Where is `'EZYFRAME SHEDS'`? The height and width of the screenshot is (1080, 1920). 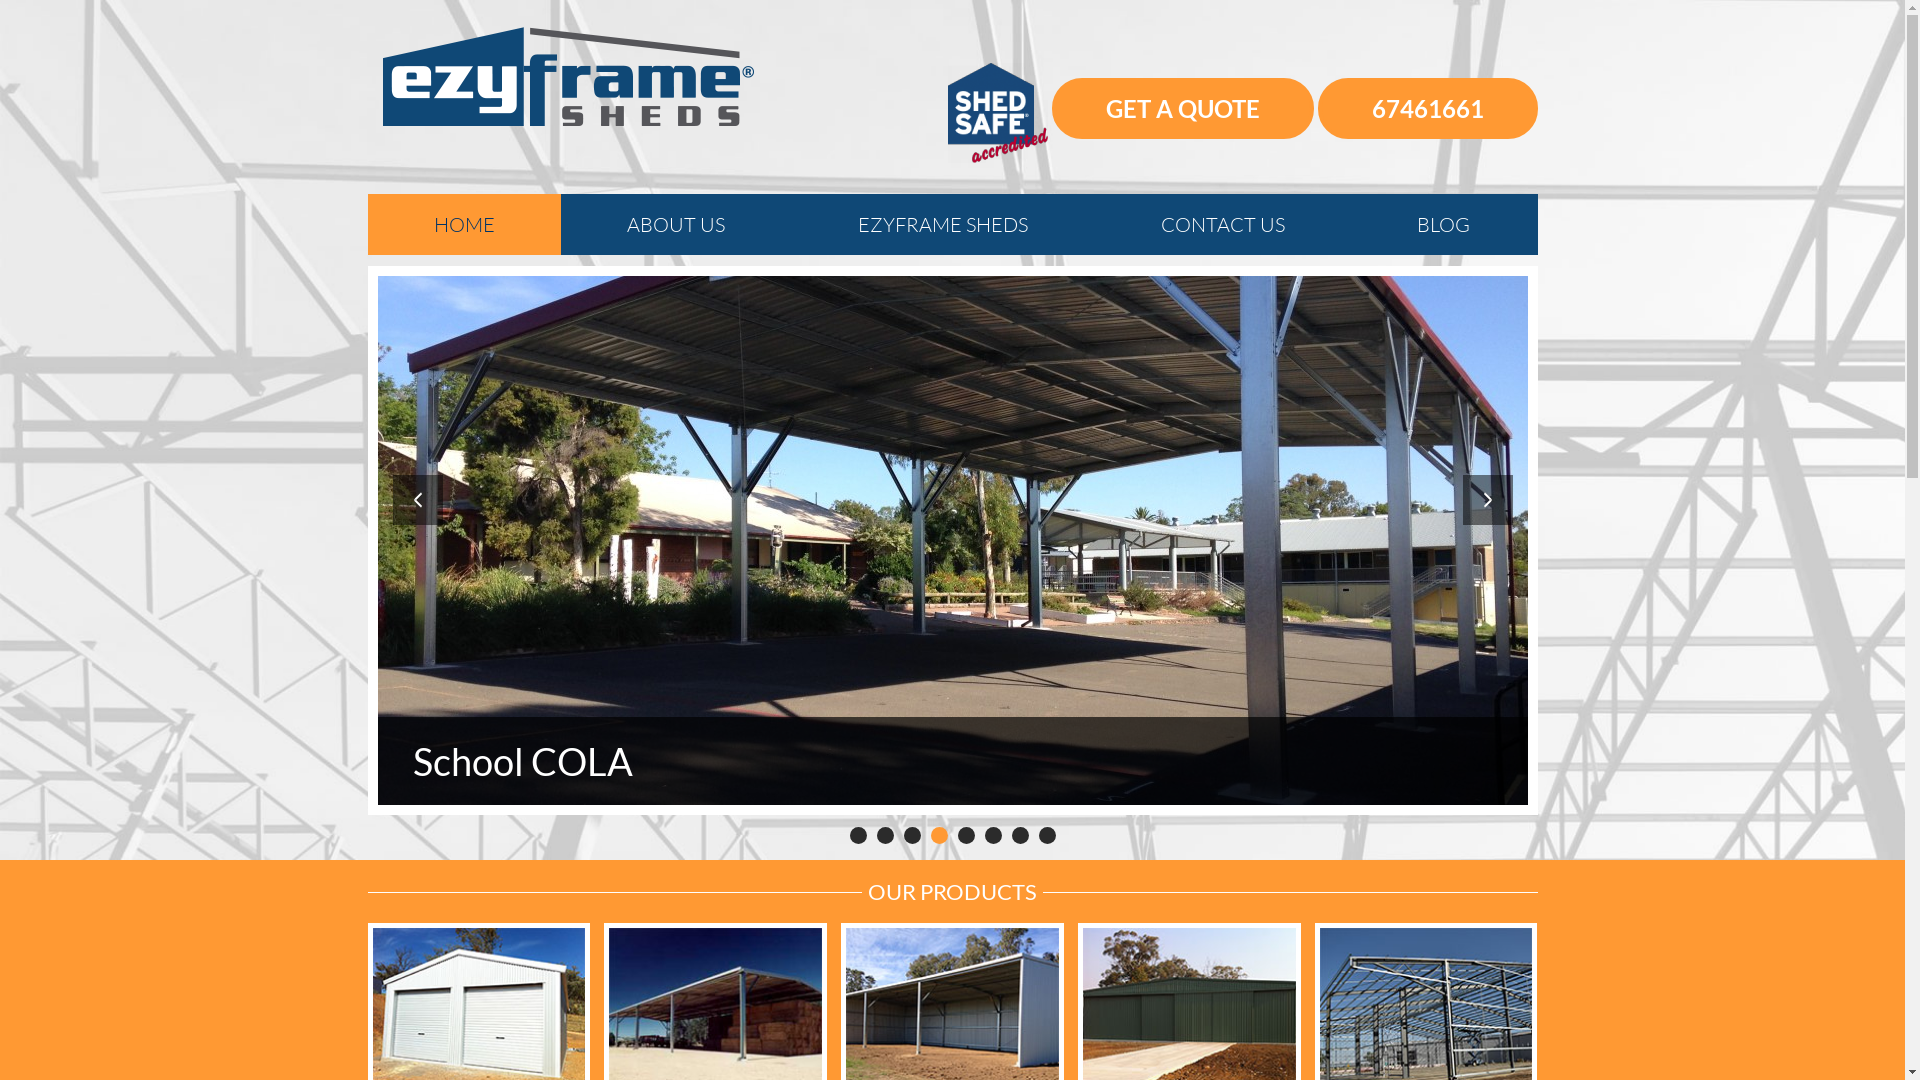
'EZYFRAME SHEDS' is located at coordinates (942, 224).